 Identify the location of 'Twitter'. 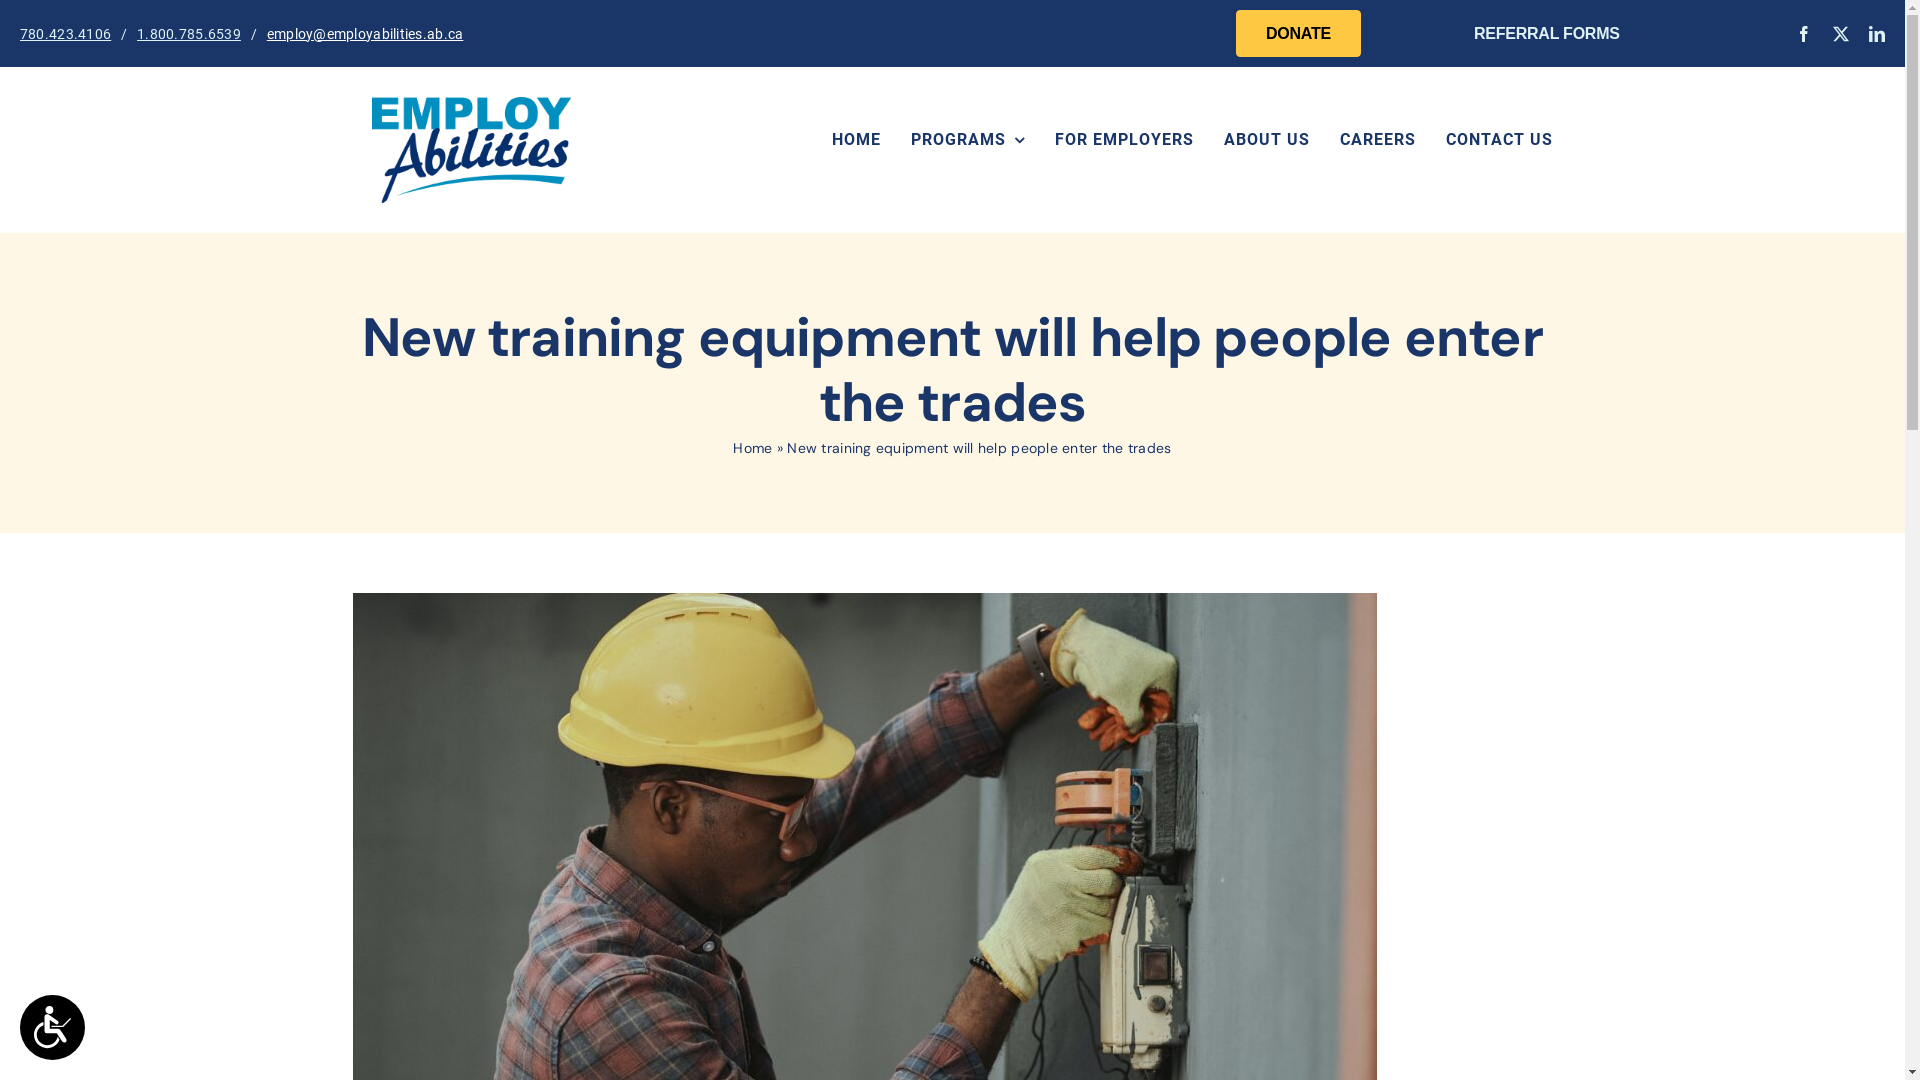
(1839, 34).